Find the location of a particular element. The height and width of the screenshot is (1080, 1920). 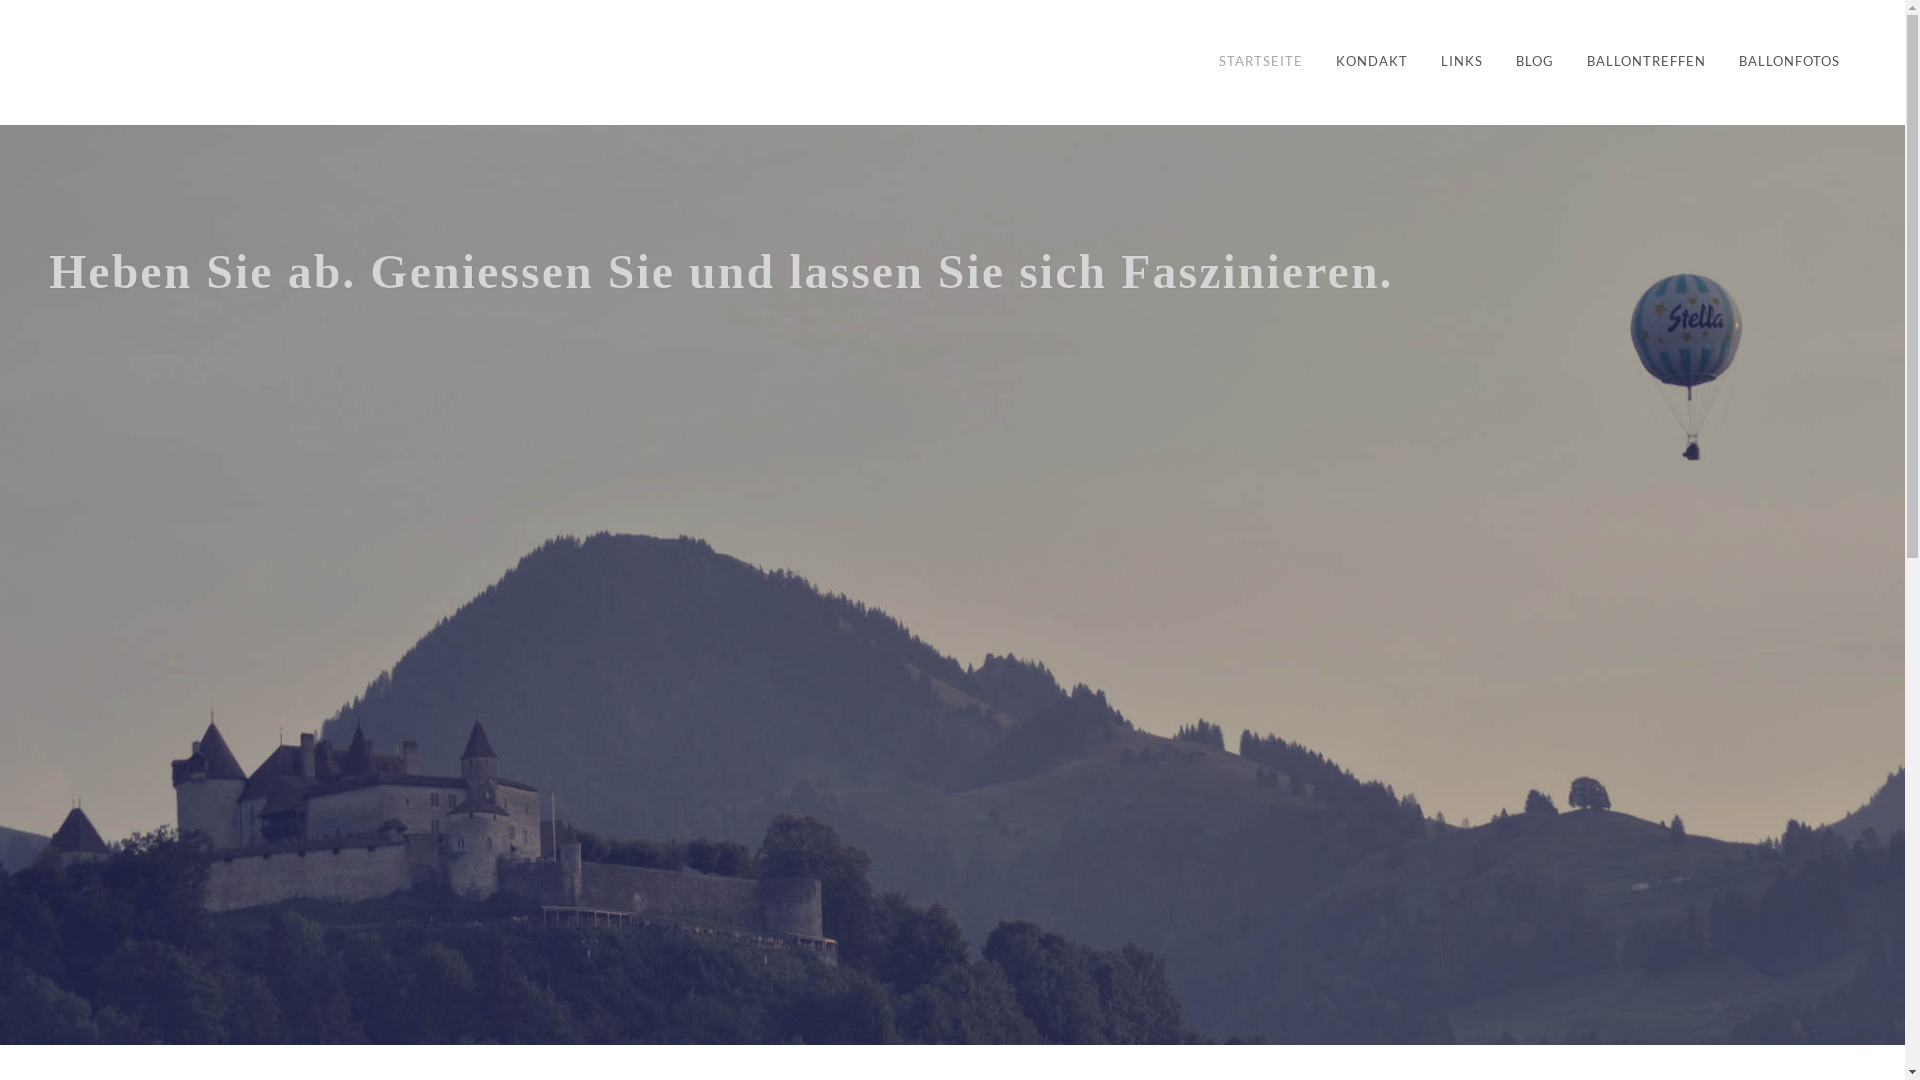

'BALLONFOTOS' is located at coordinates (1789, 61).